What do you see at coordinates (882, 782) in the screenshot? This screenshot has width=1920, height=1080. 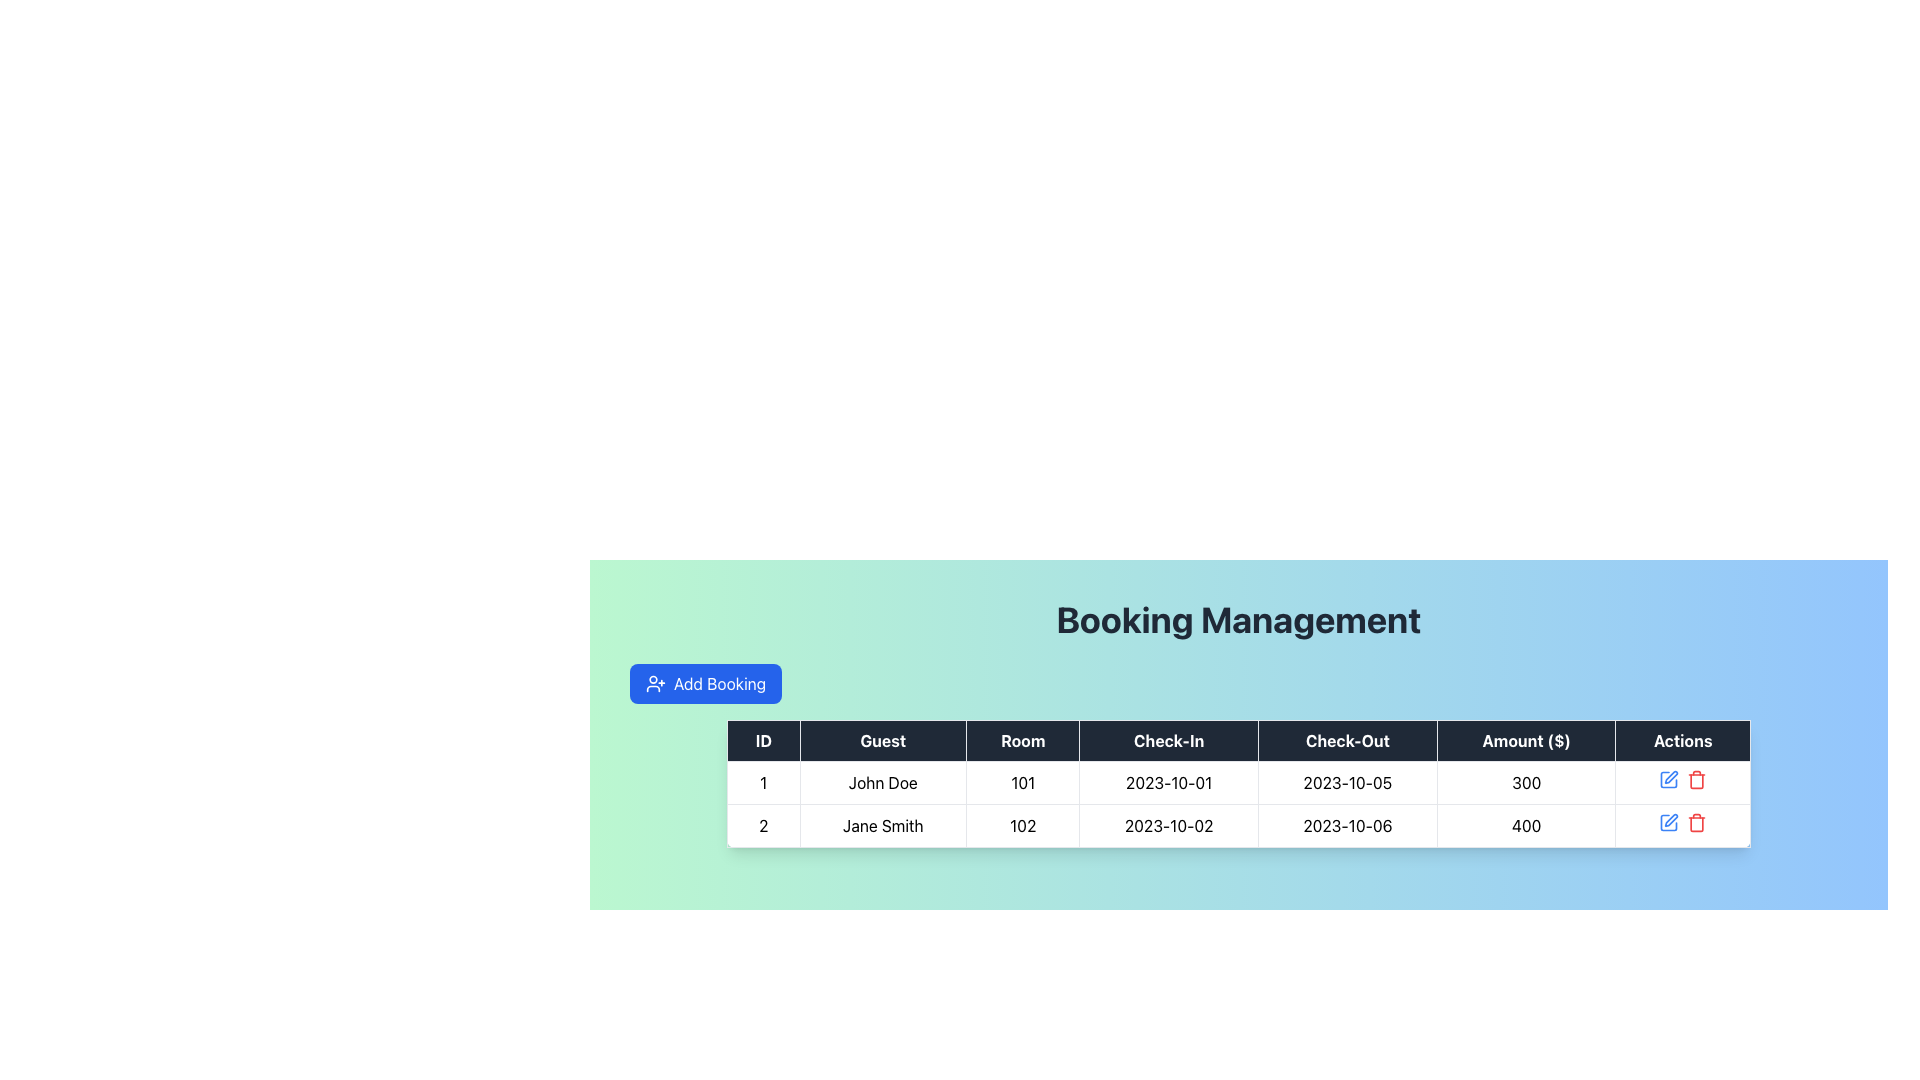 I see `the text label displaying the name of a guest in the booking management table, located in the second column of the first row` at bounding box center [882, 782].